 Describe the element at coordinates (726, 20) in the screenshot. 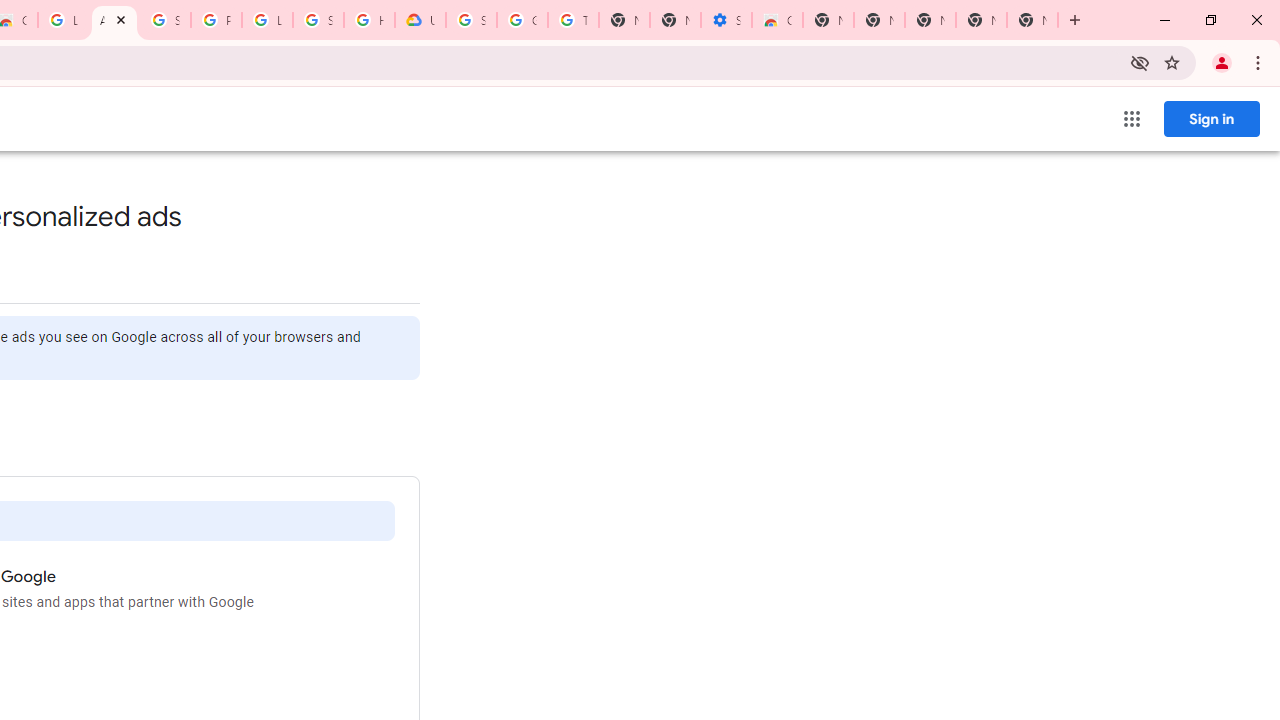

I see `'Settings - Accessibility'` at that location.